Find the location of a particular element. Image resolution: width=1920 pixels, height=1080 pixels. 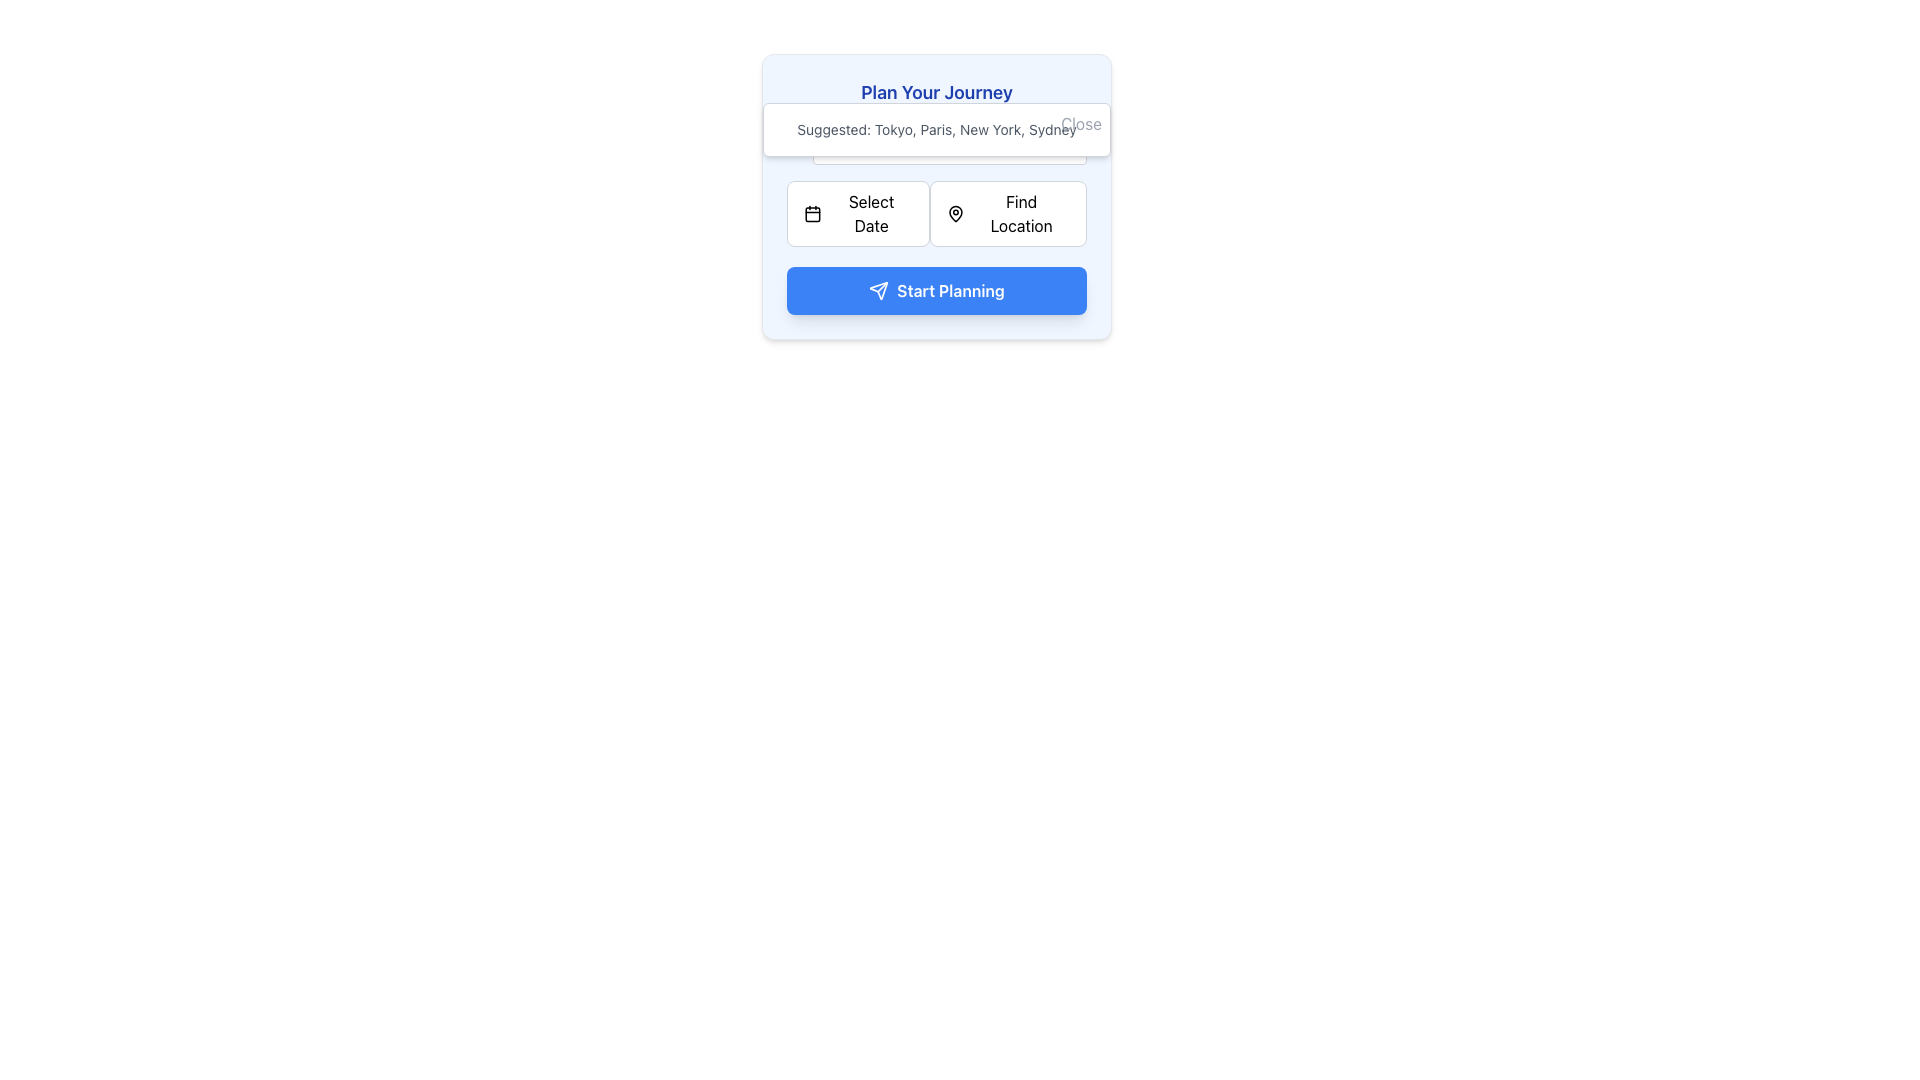

the text label within the button that prompts location selection, positioned next to a location pin icon, below the 'Plan Your Journey' banner and to the right of the 'Select Date' button is located at coordinates (1021, 213).